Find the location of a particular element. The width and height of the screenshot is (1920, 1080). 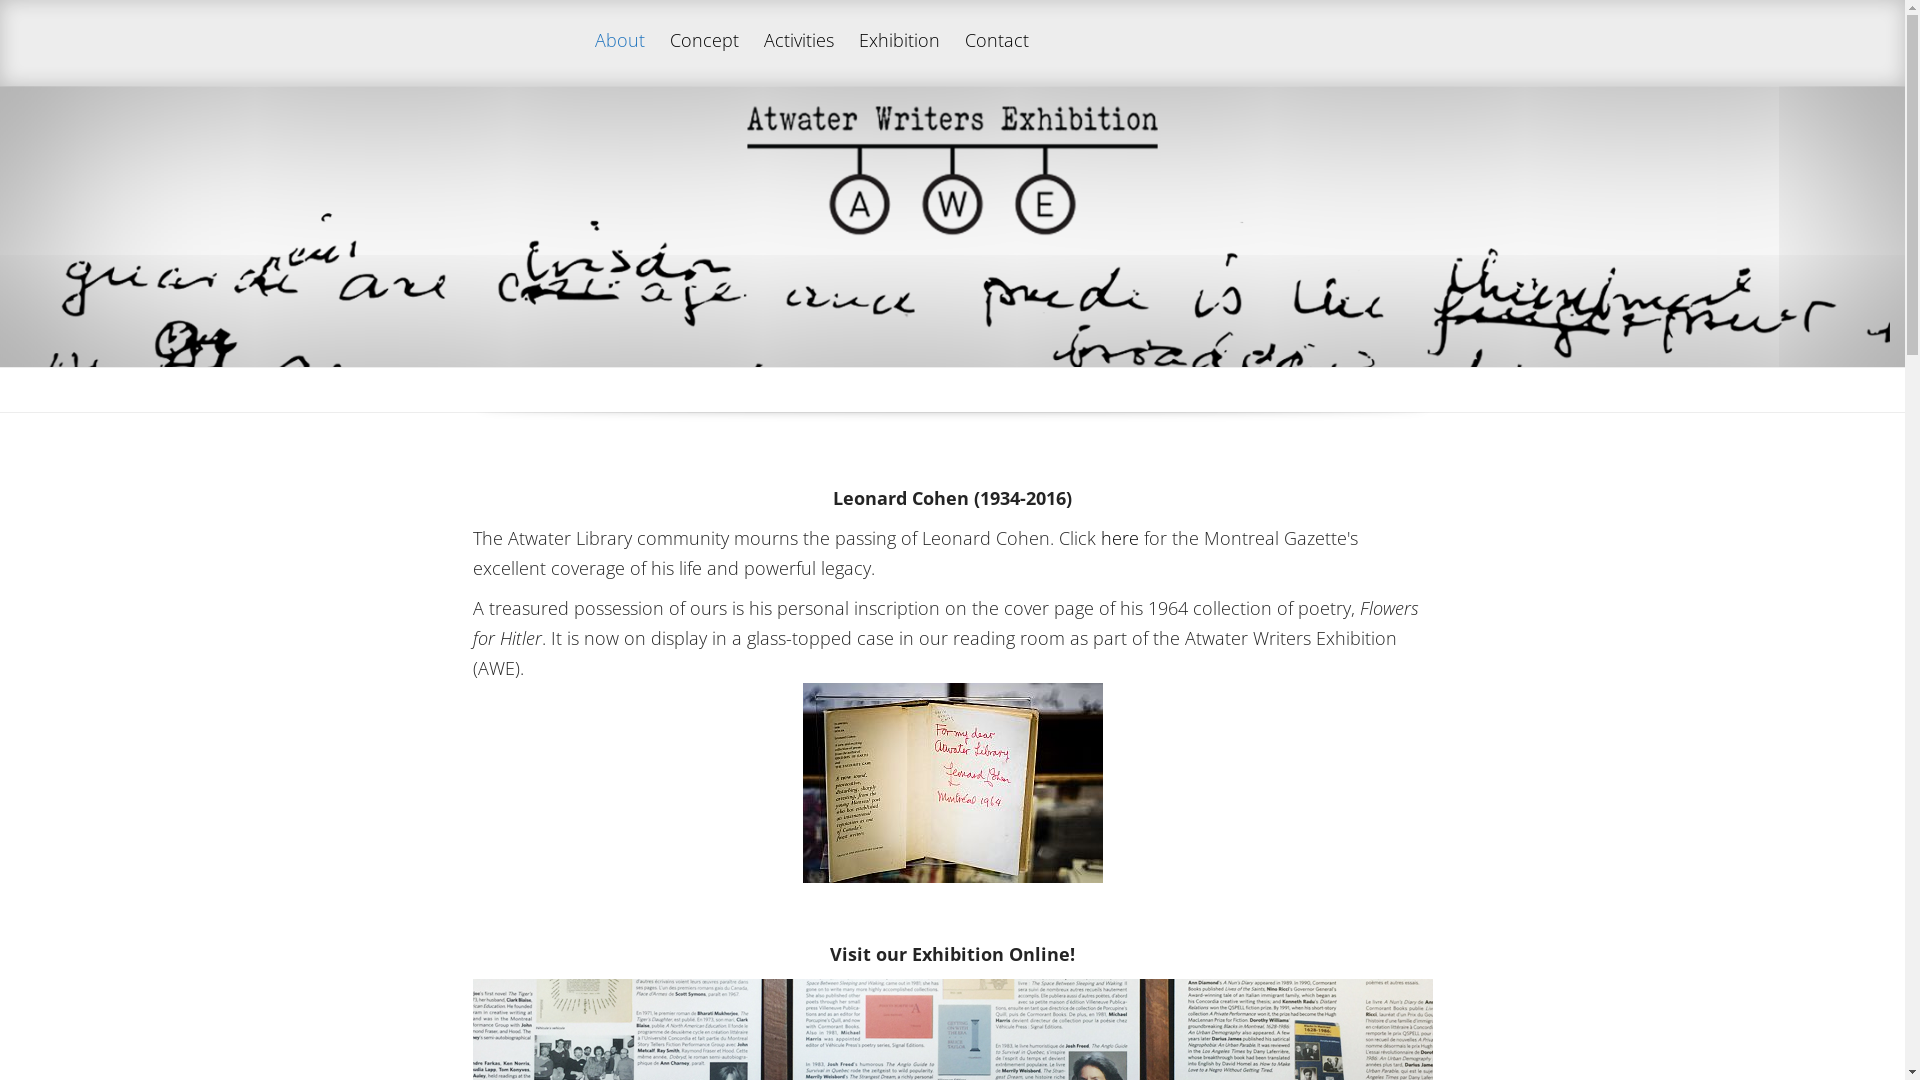

'here' is located at coordinates (1117, 536).